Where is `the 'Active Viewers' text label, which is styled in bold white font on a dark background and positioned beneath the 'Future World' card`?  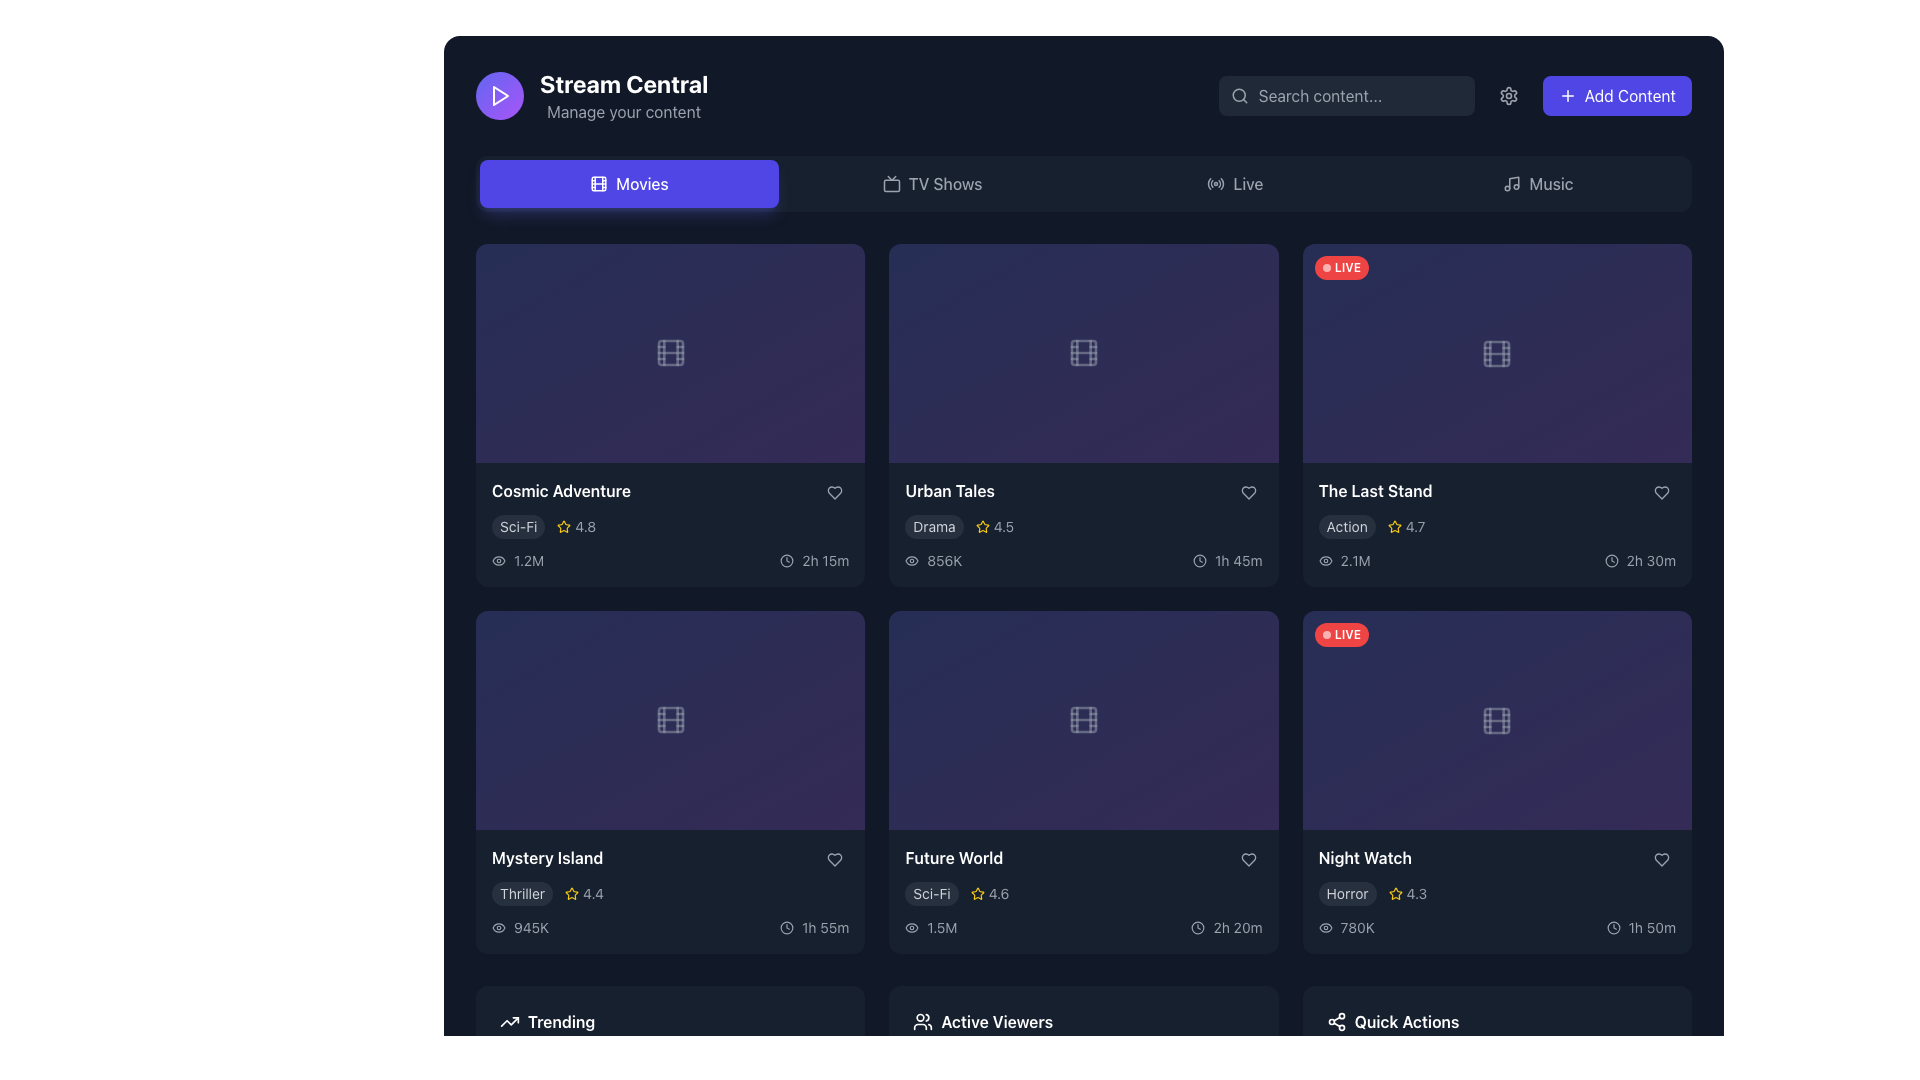 the 'Active Viewers' text label, which is styled in bold white font on a dark background and positioned beneath the 'Future World' card is located at coordinates (997, 1022).